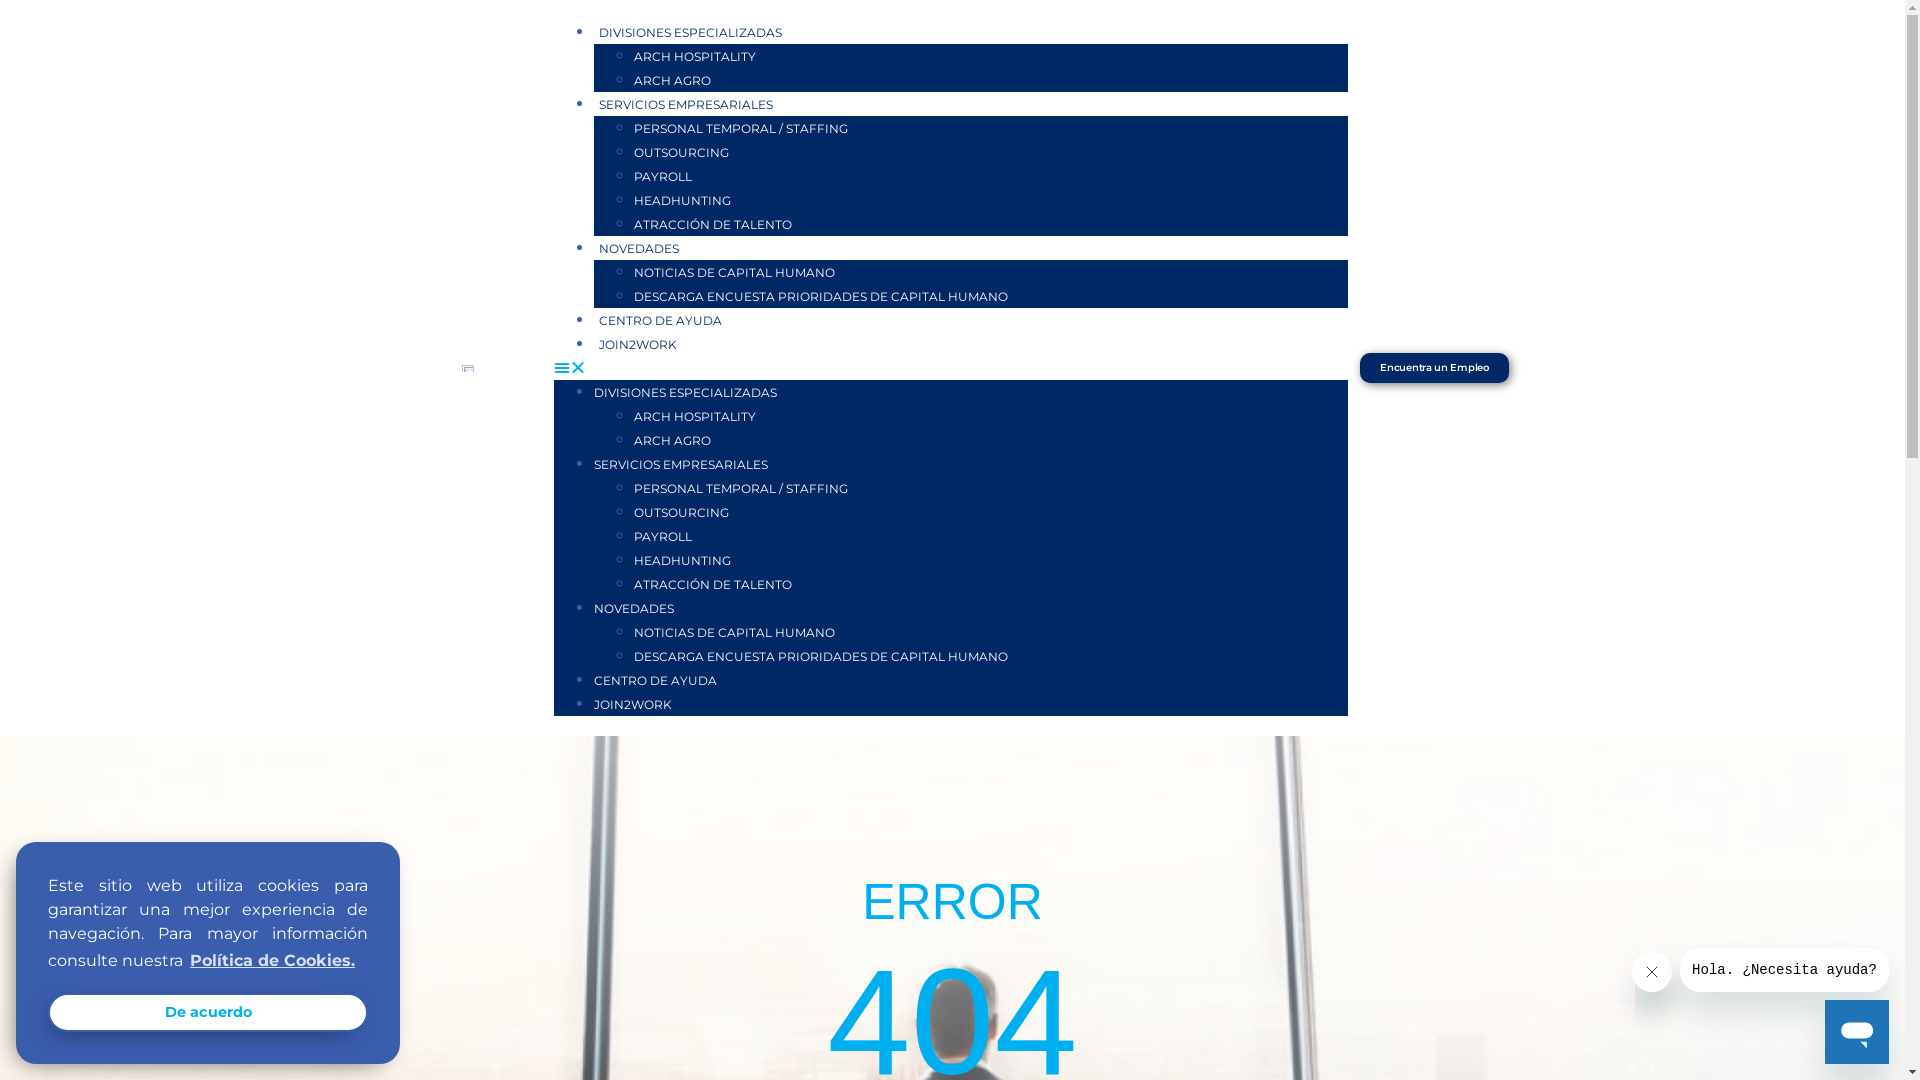 The width and height of the screenshot is (1920, 1080). Describe the element at coordinates (662, 175) in the screenshot. I see `'PAYROLL'` at that location.